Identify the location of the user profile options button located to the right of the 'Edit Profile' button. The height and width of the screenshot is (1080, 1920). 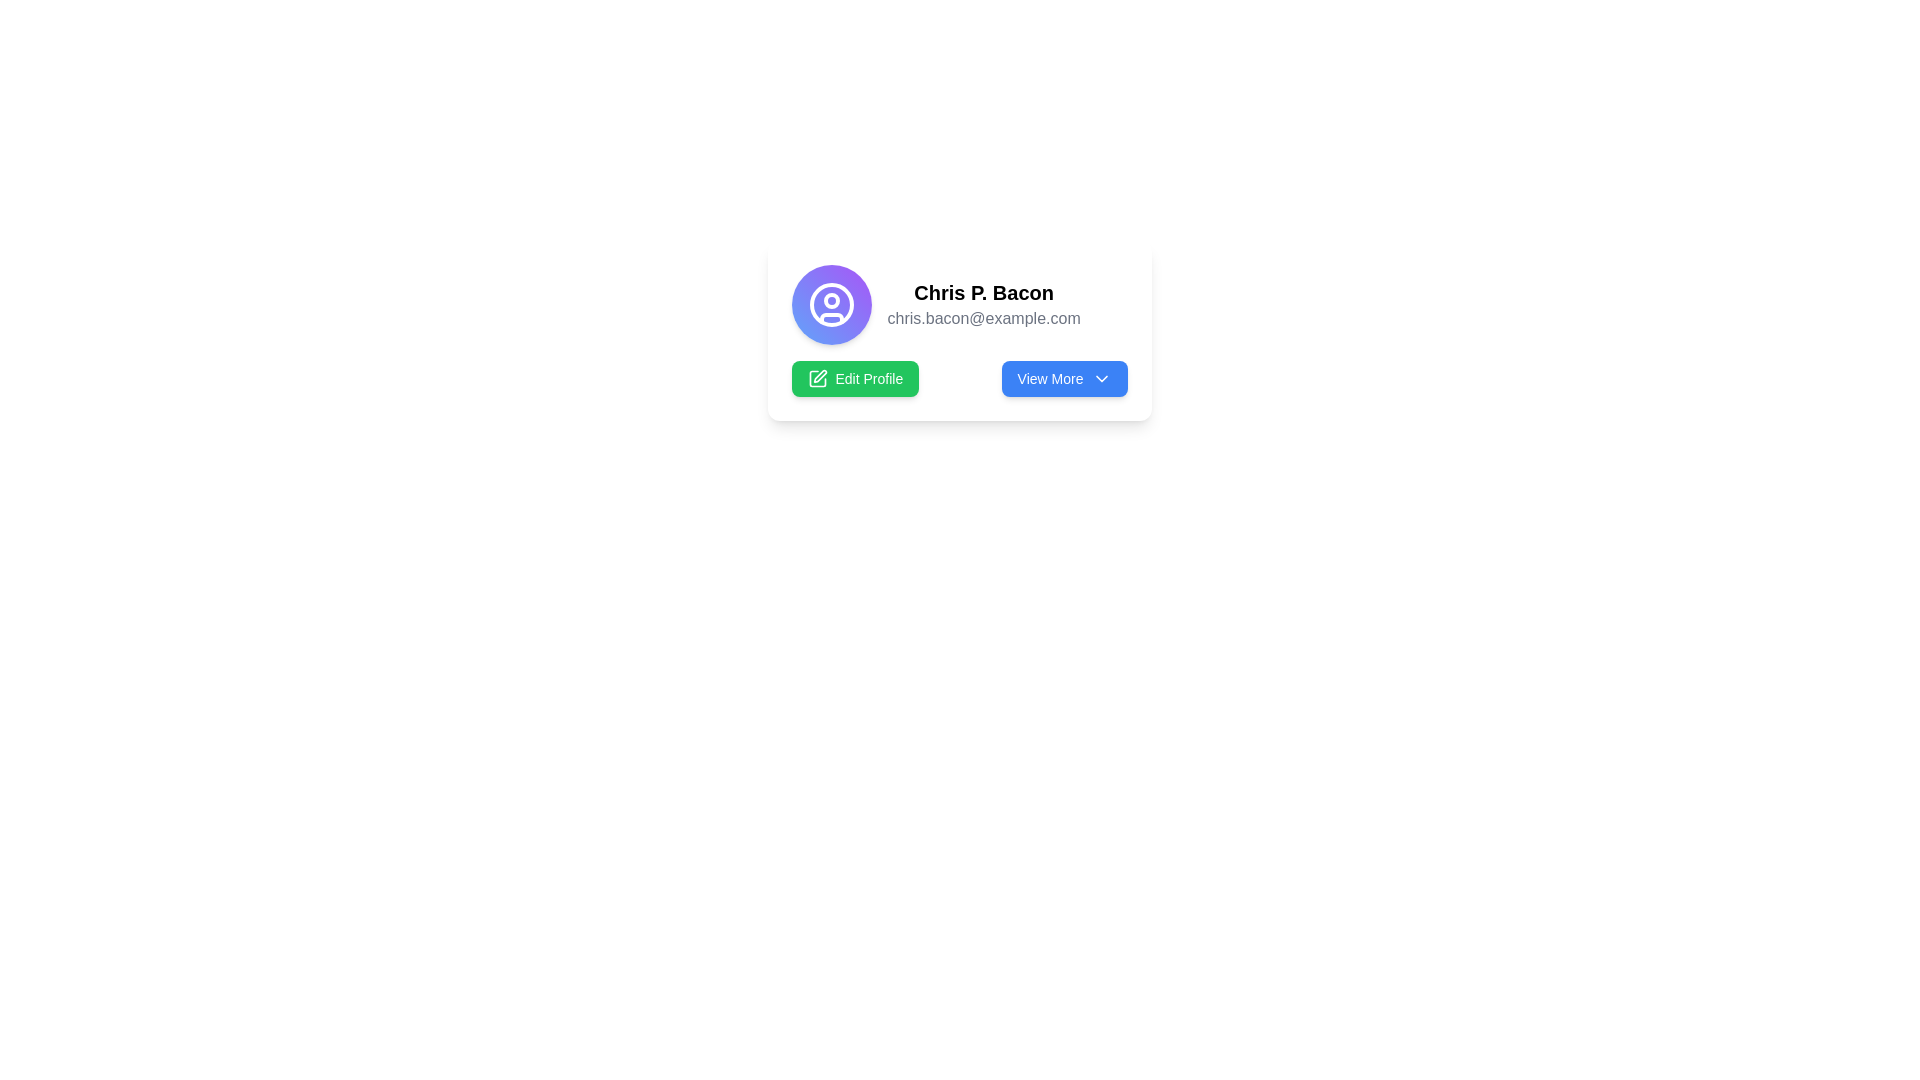
(1063, 378).